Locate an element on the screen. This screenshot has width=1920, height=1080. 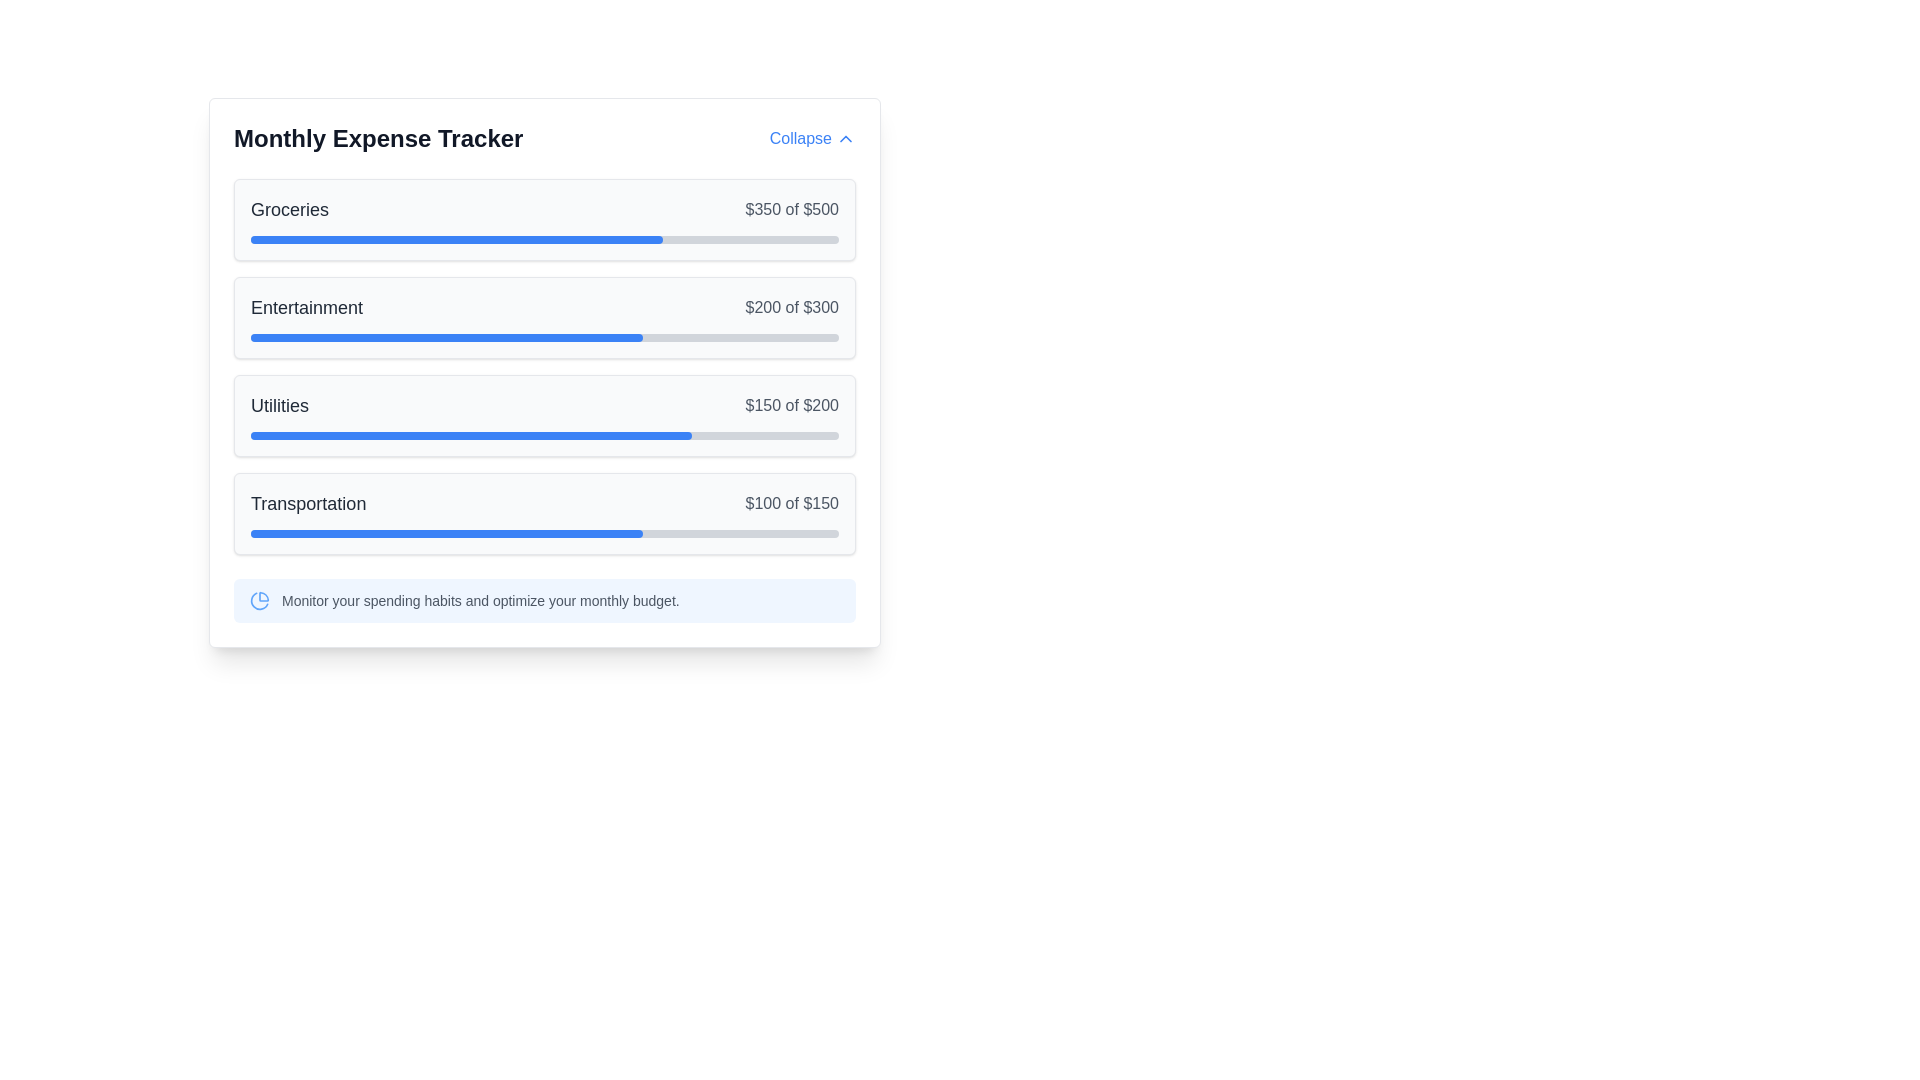
the filled portion of the progress indicator bar representing expenses incurred in the 'Groceries' category within the 'Monthly Expense Tracker' section is located at coordinates (455, 238).